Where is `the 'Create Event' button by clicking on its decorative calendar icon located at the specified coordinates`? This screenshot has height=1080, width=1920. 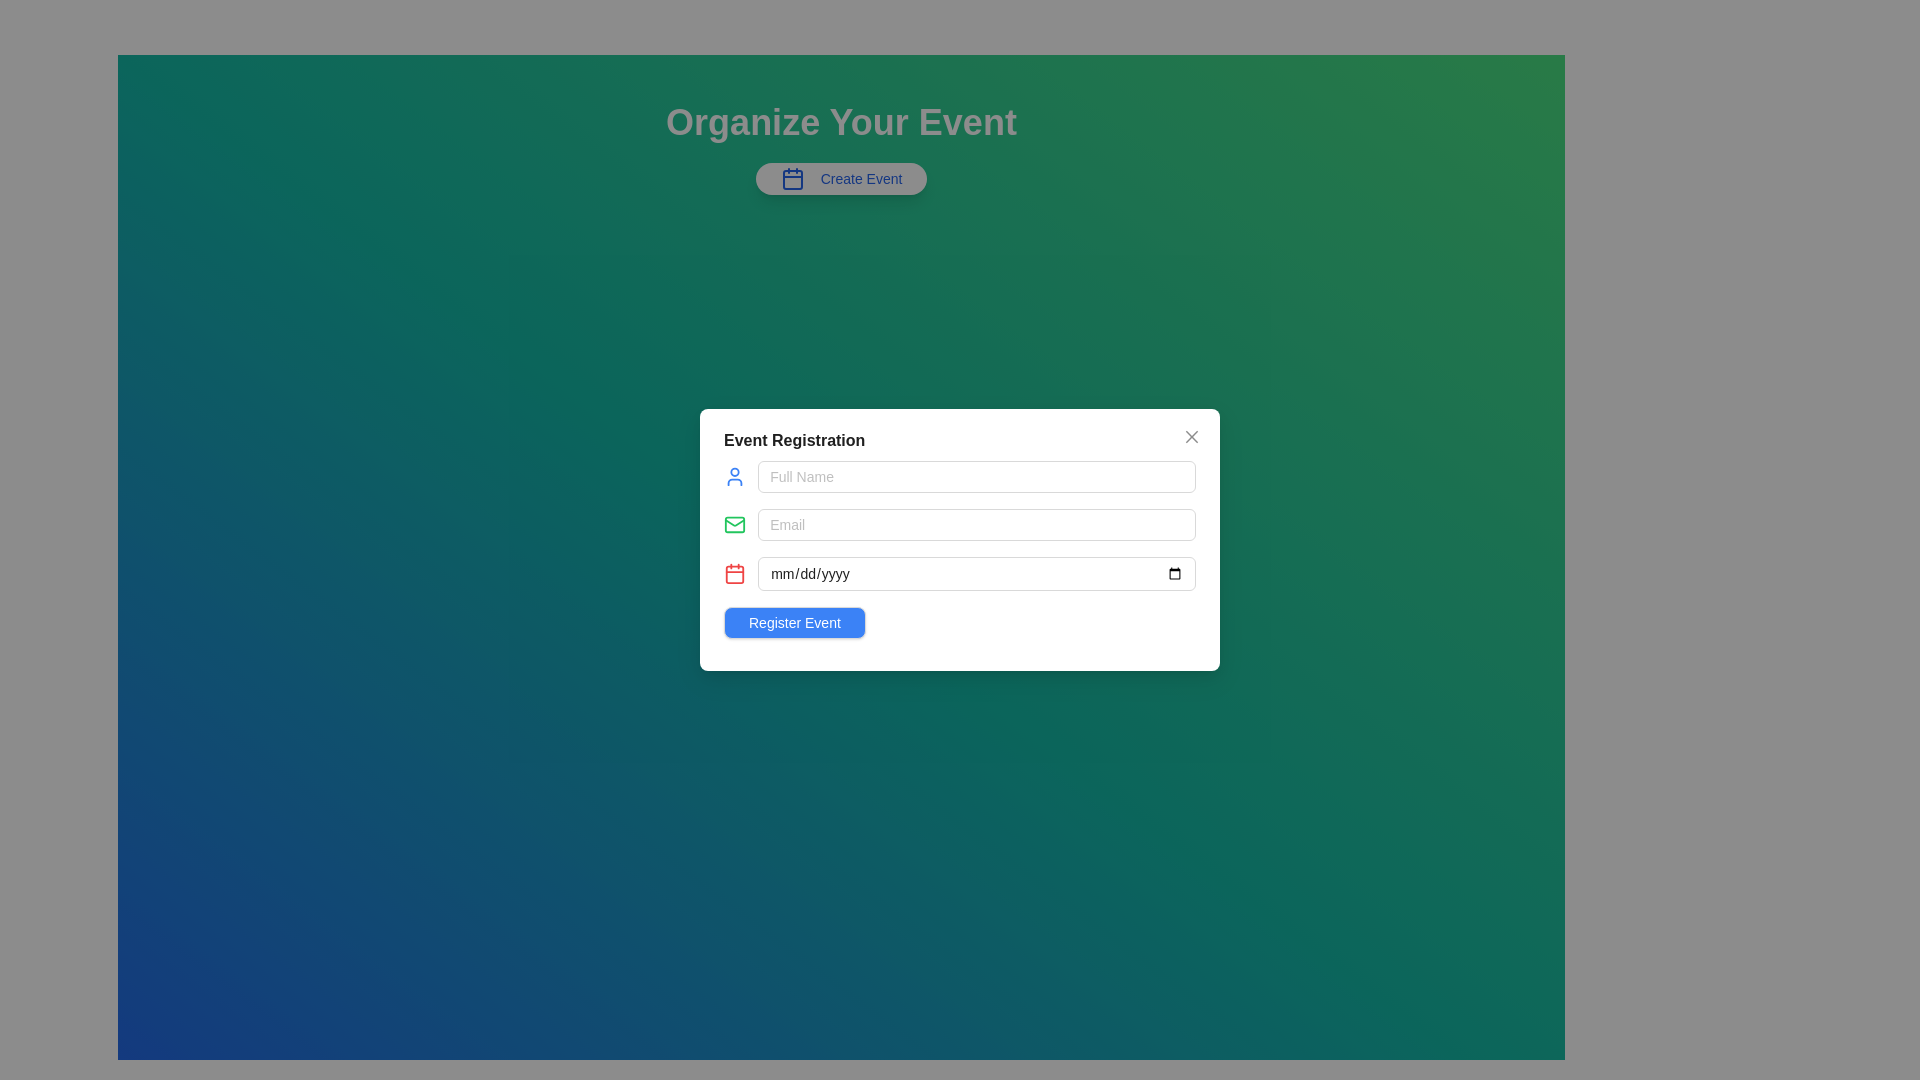
the 'Create Event' button by clicking on its decorative calendar icon located at the specified coordinates is located at coordinates (791, 177).